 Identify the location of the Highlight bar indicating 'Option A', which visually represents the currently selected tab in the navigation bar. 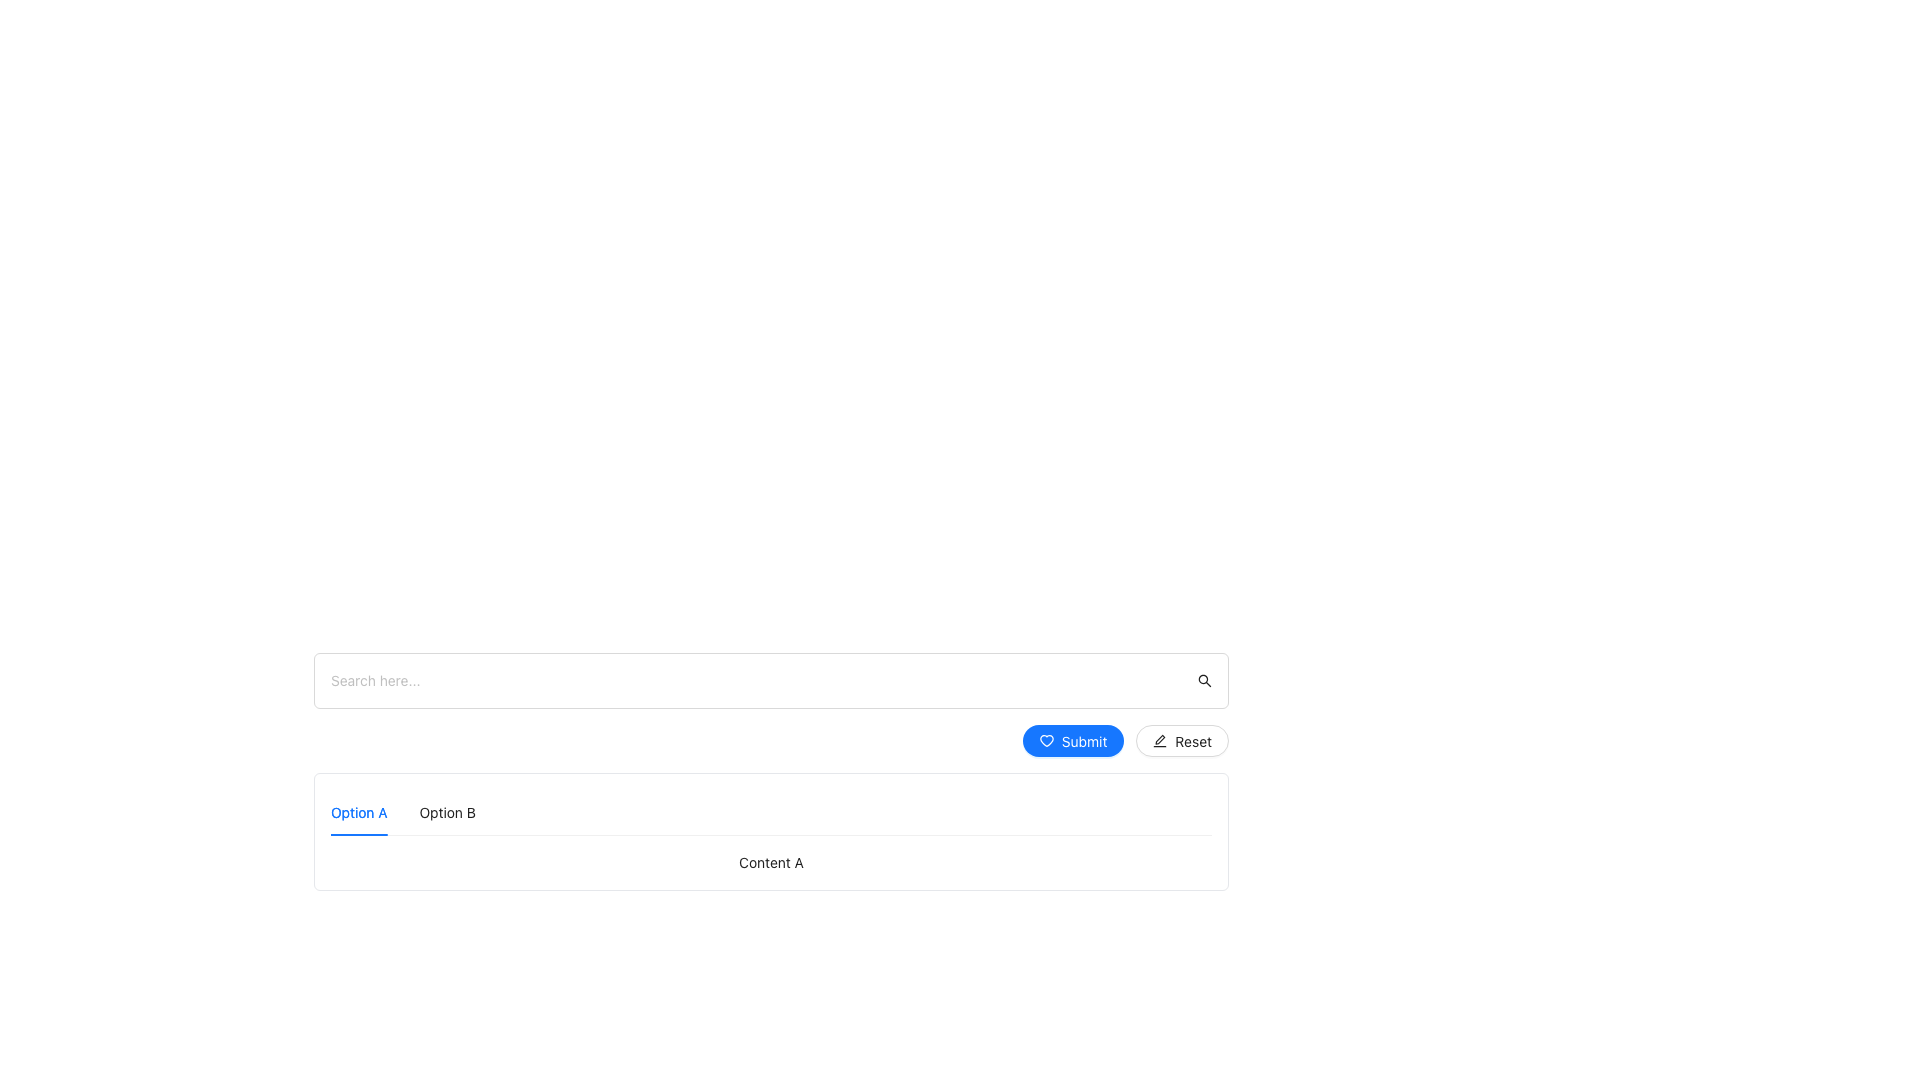
(359, 834).